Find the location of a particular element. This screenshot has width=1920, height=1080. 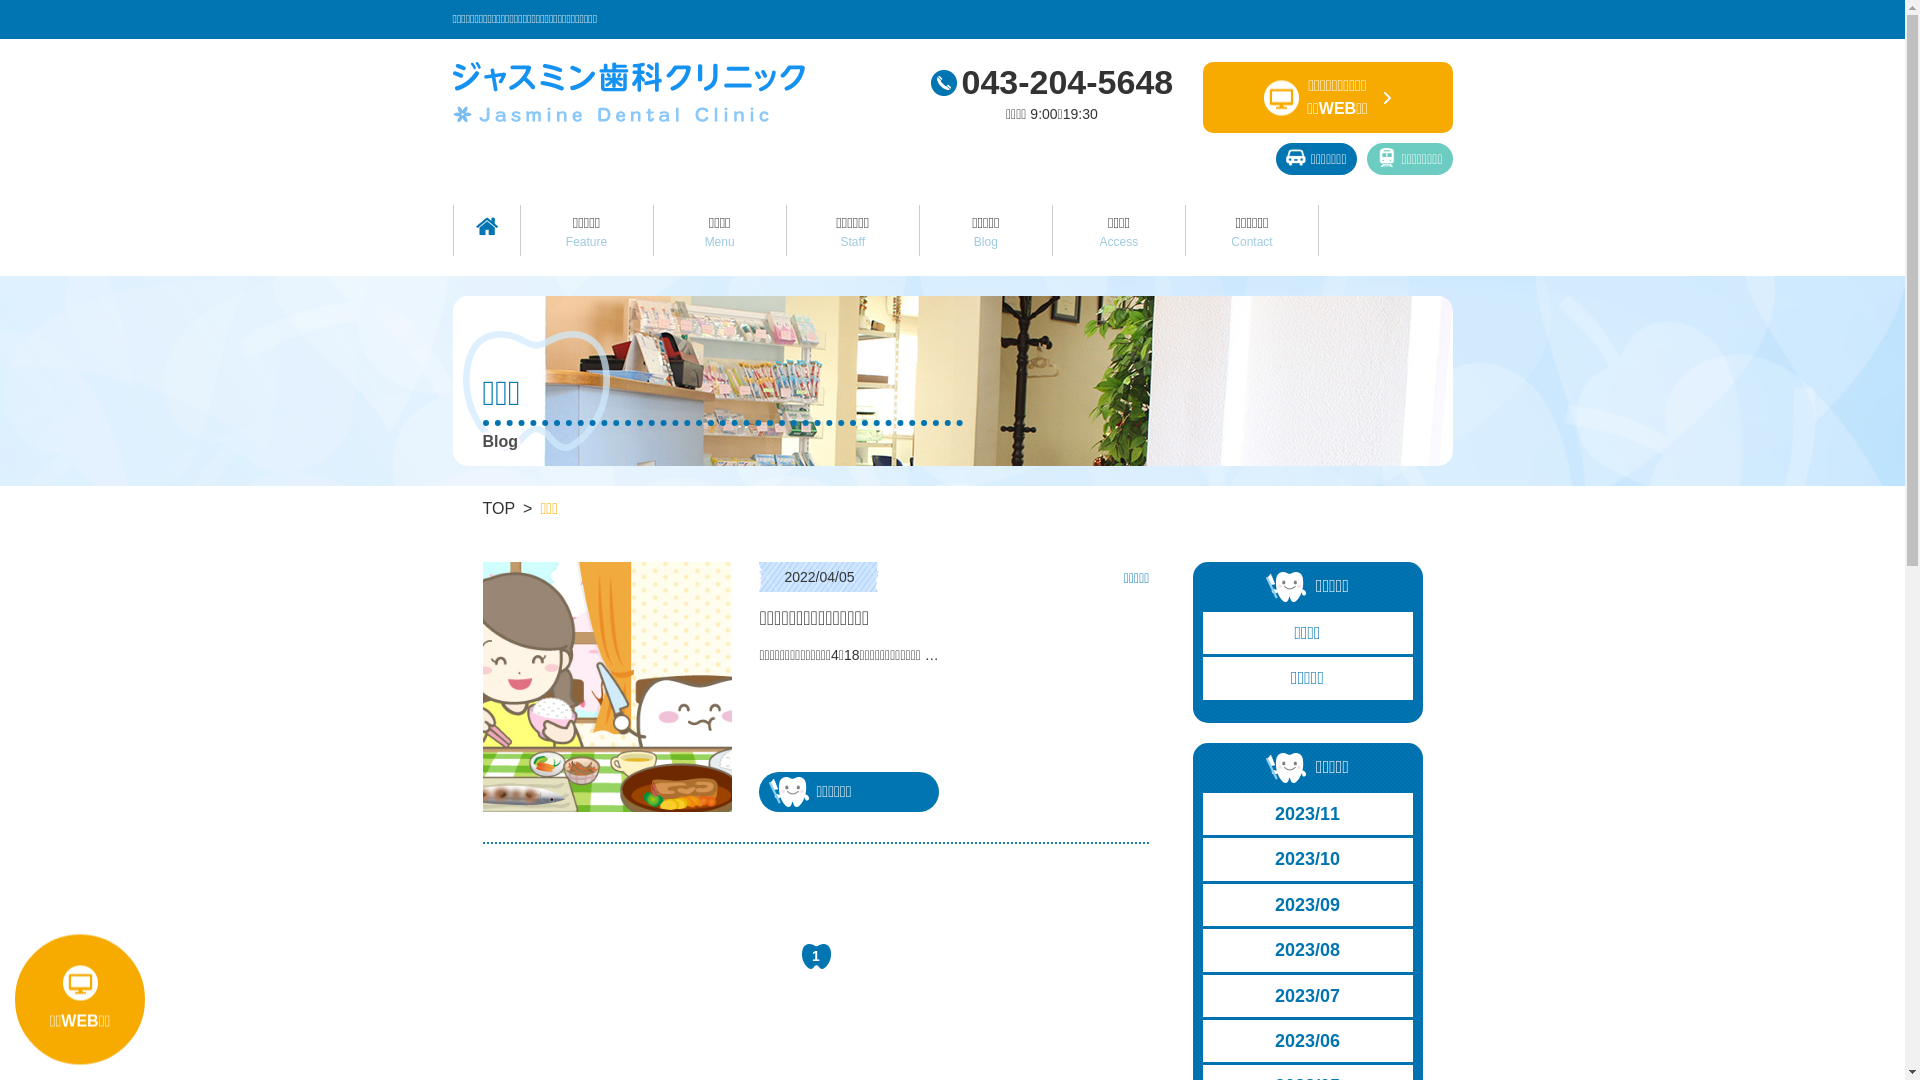

'2023/08' is located at coordinates (1202, 948).